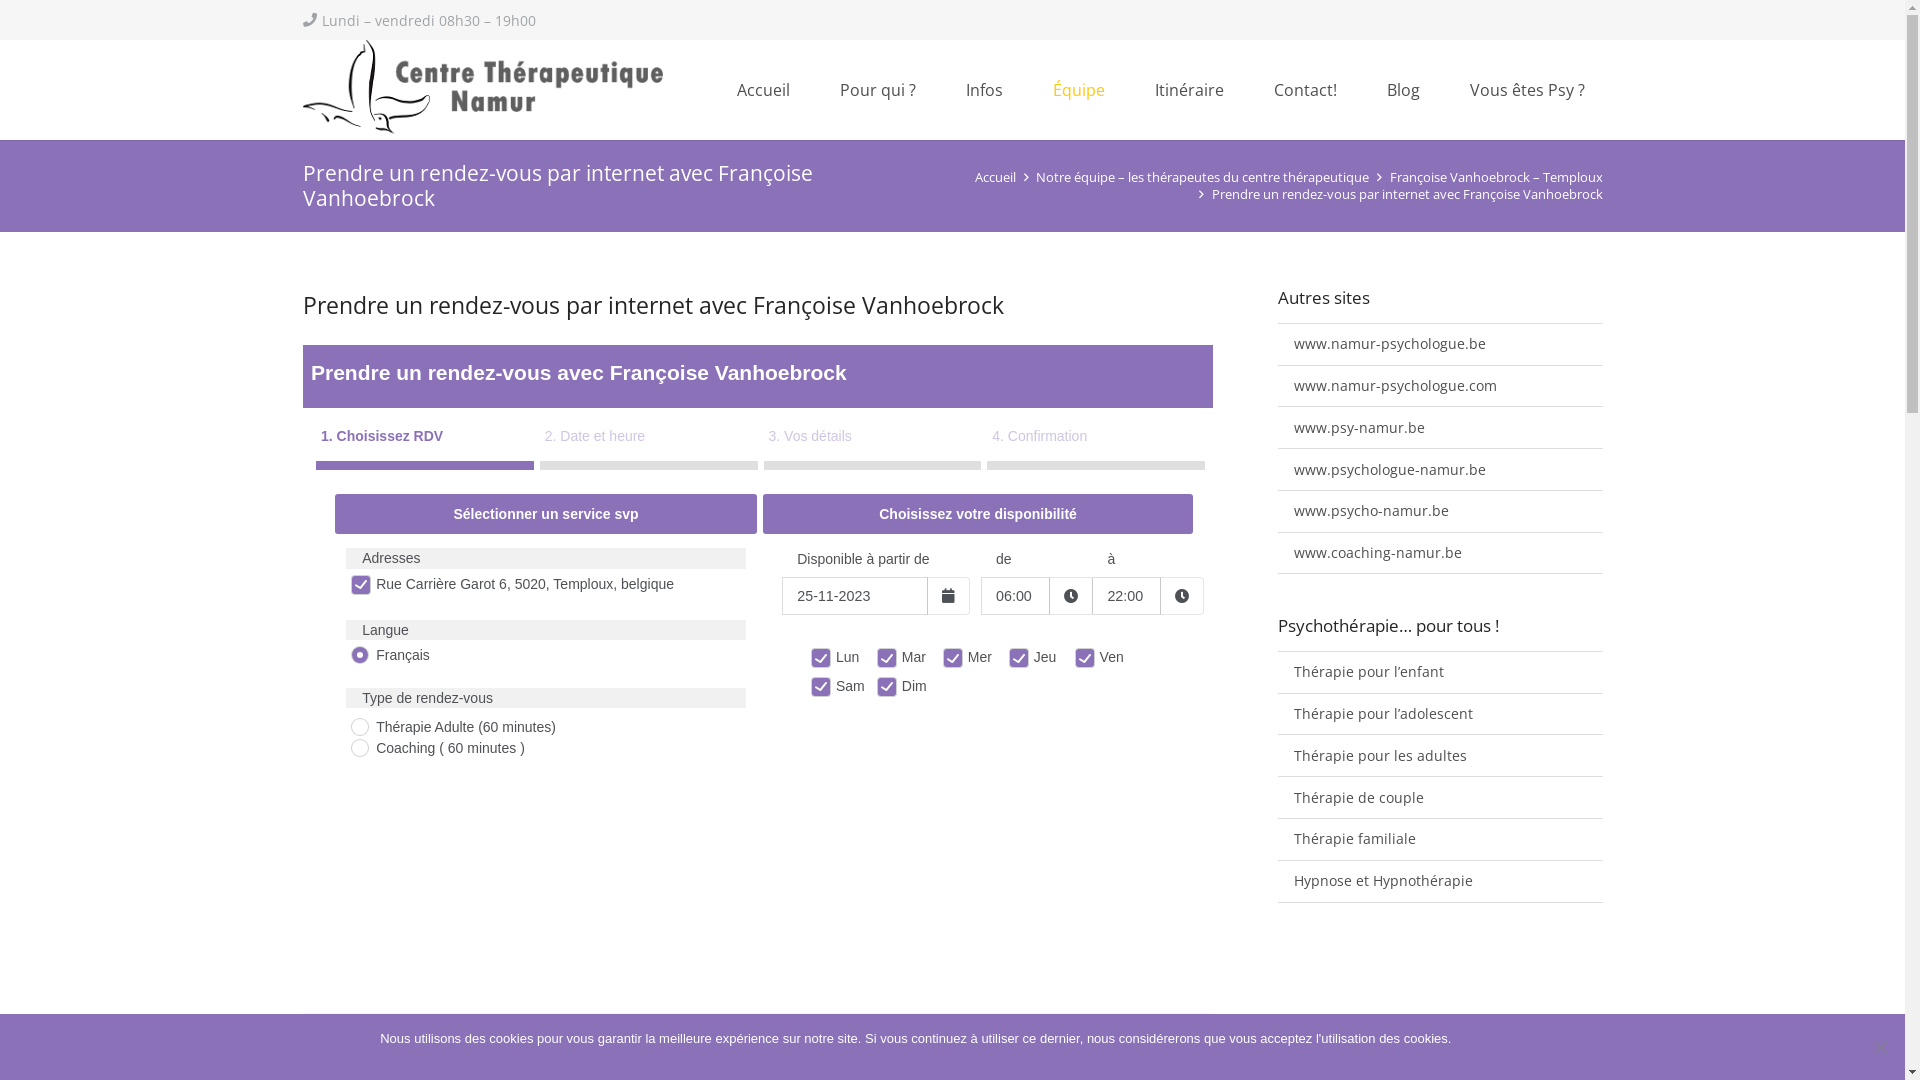  Describe the element at coordinates (1440, 426) in the screenshot. I see `'www.psy-namur.be'` at that location.